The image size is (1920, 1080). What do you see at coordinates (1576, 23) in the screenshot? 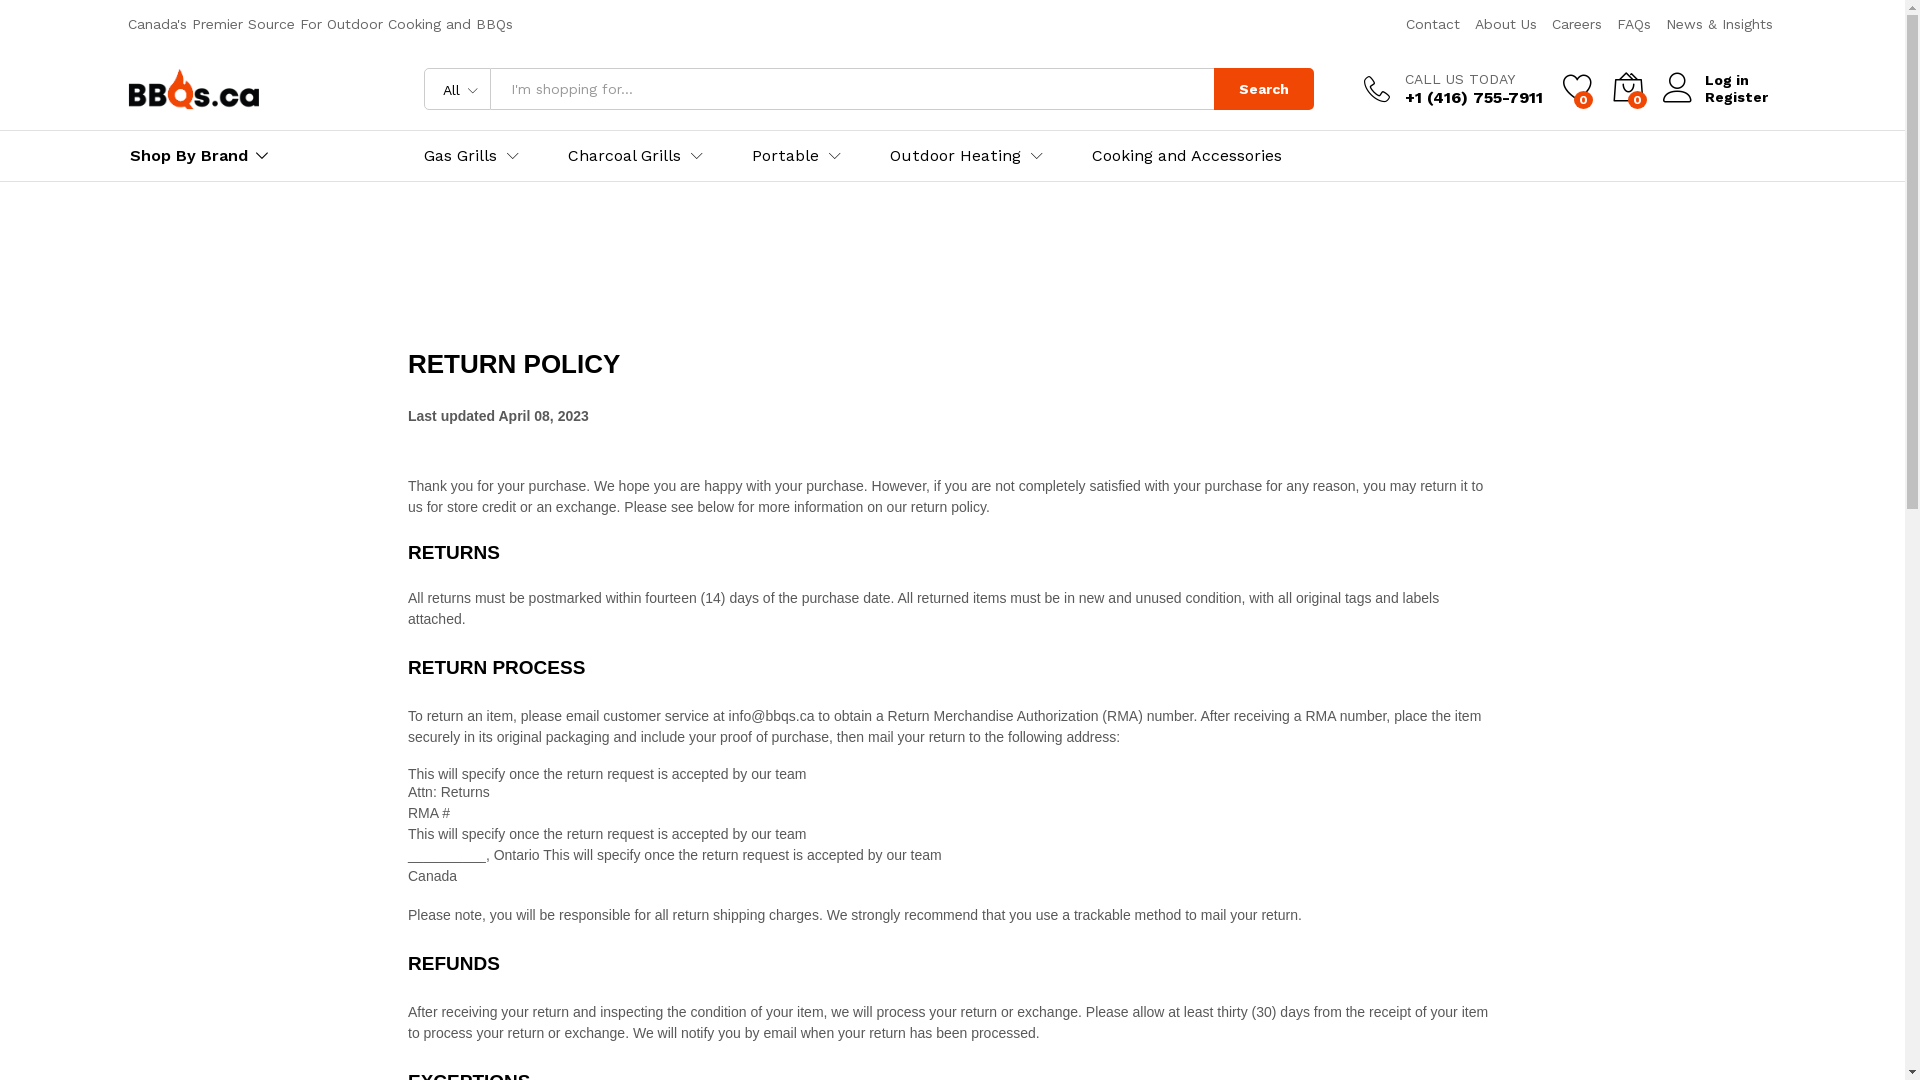
I see `'Careers'` at bounding box center [1576, 23].